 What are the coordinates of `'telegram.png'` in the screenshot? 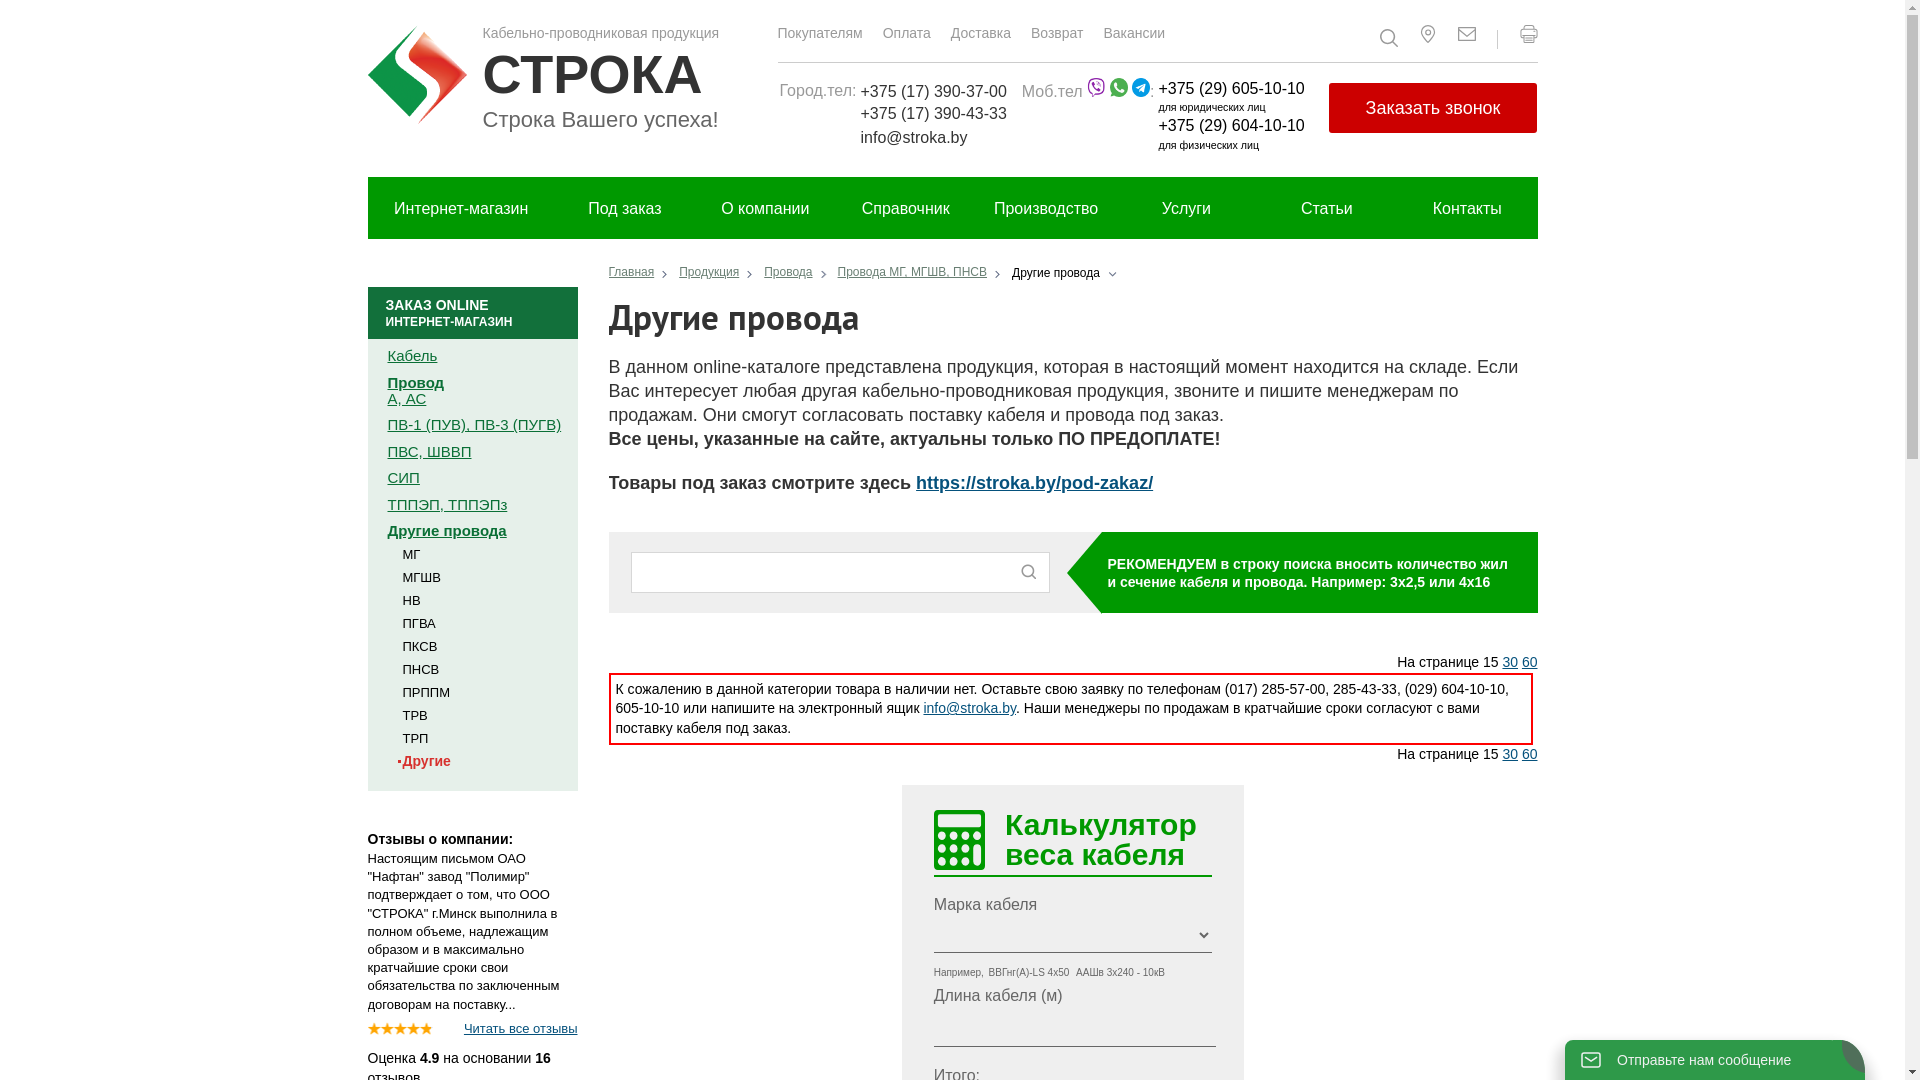 It's located at (1132, 86).